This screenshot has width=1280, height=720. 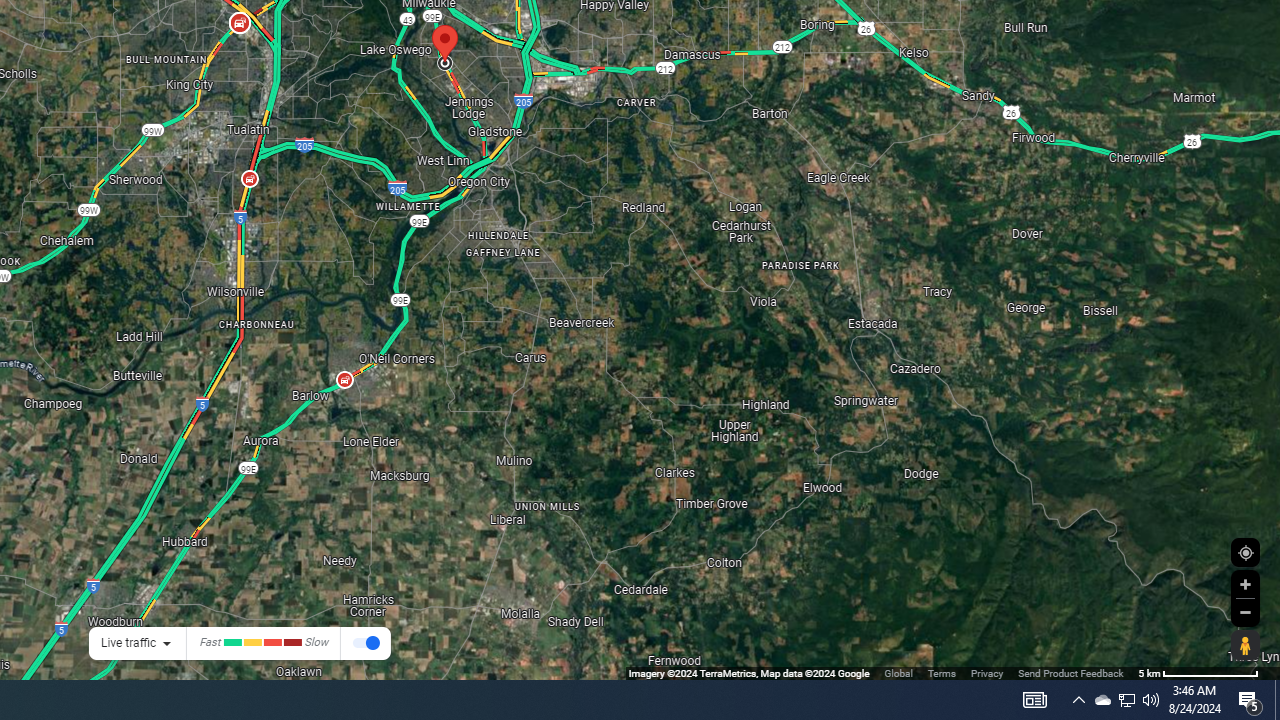 I want to click on 'Show Street View coverage', so click(x=1244, y=645).